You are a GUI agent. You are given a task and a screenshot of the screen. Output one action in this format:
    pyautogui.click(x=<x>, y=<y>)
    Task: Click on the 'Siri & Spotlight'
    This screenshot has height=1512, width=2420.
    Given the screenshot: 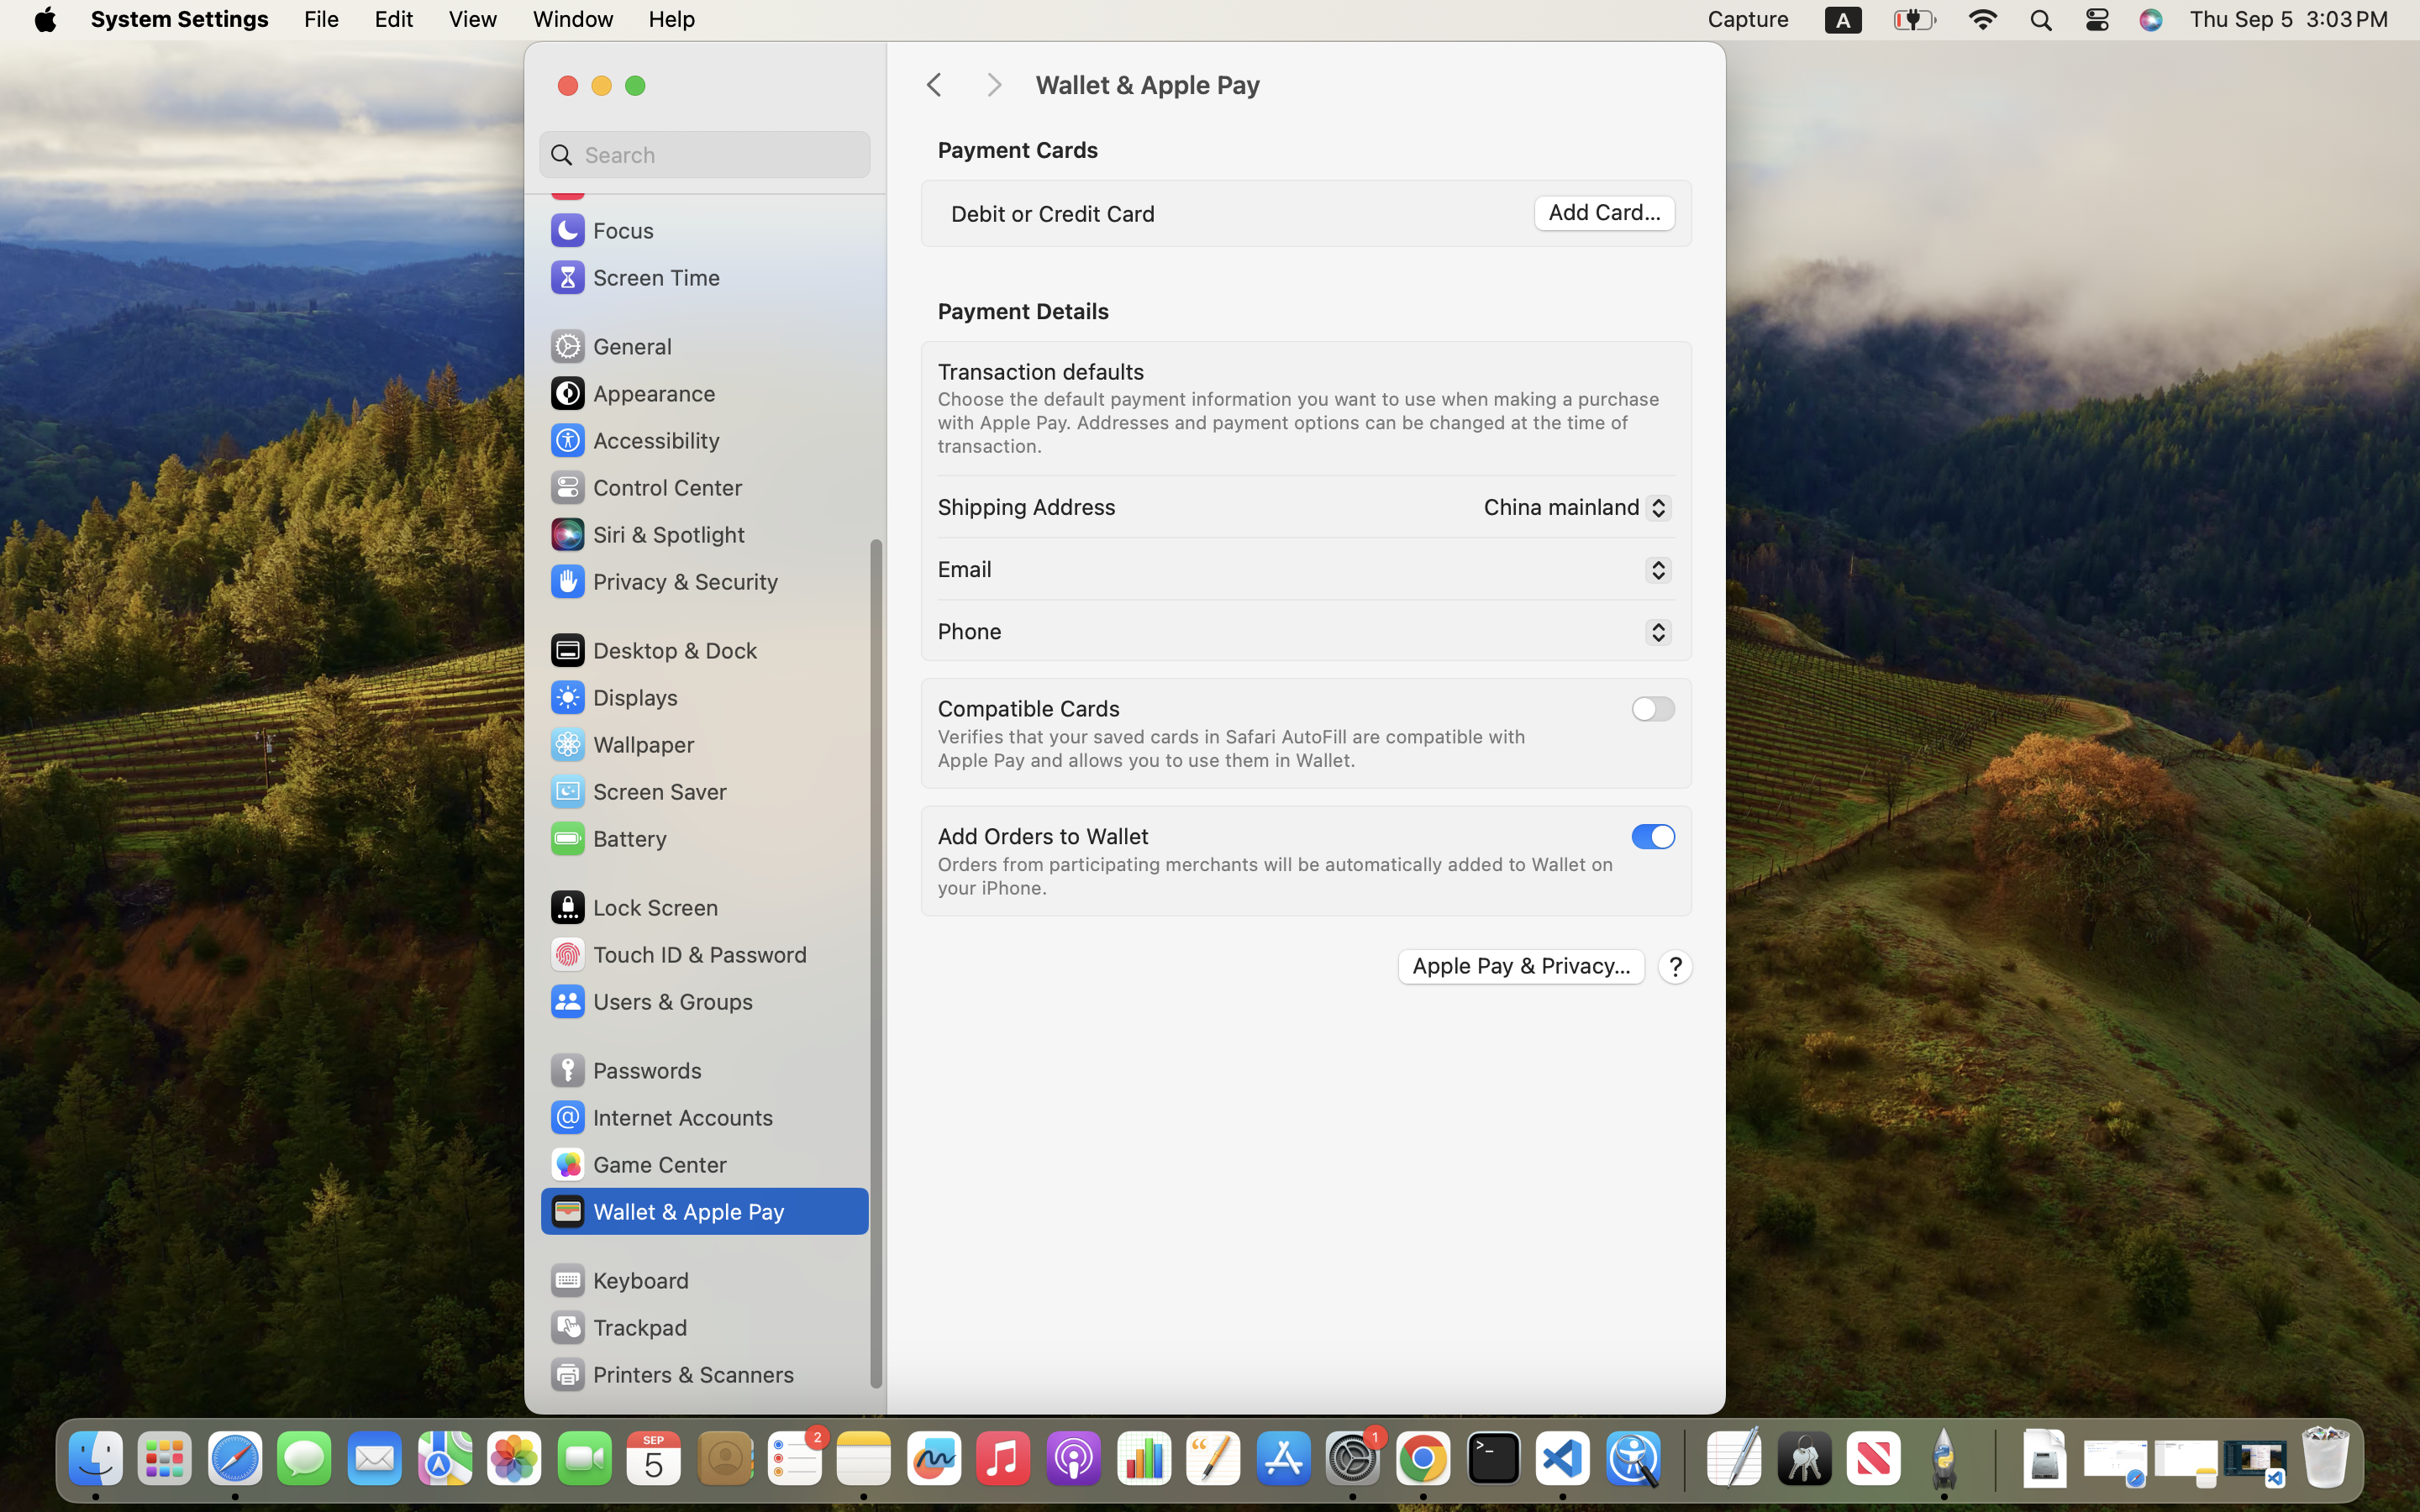 What is the action you would take?
    pyautogui.click(x=644, y=532)
    